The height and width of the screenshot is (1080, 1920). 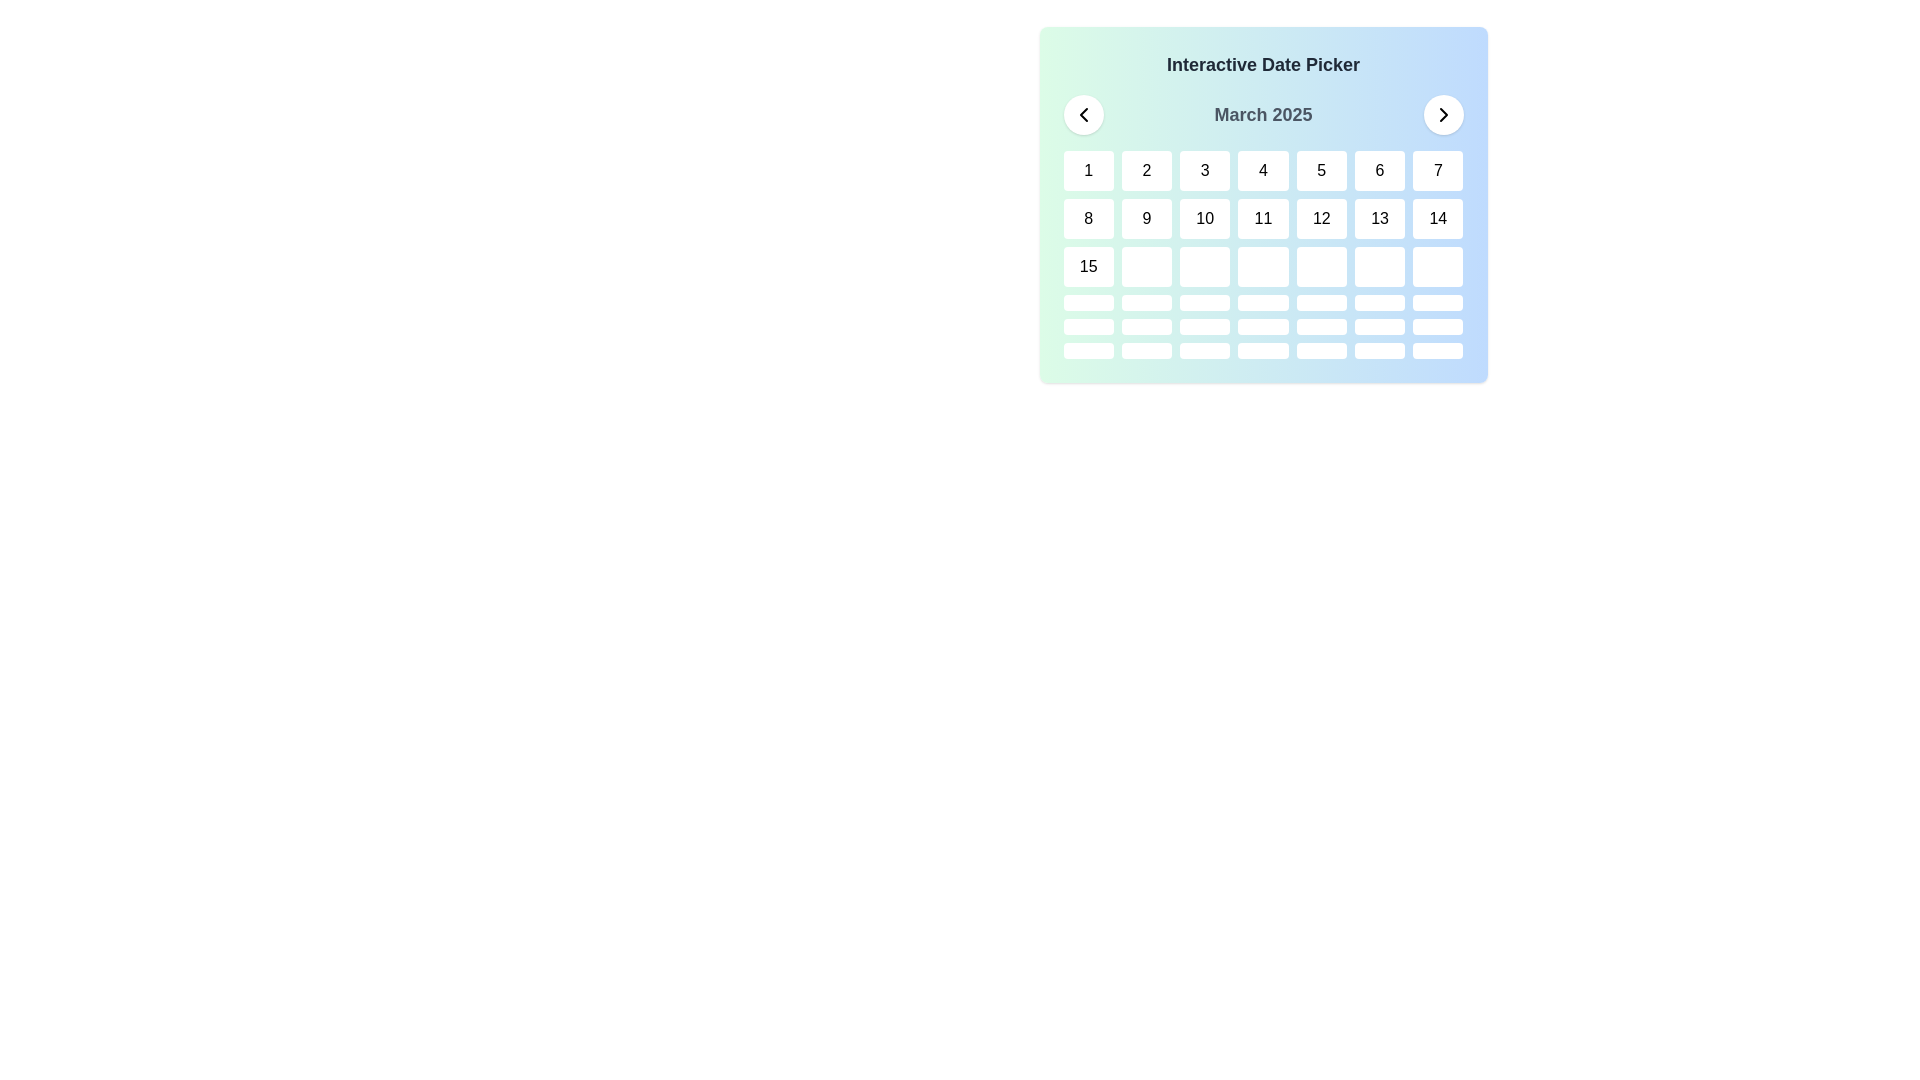 I want to click on the clickable selectable cell located in the fifth column of the fourth row of the interactive calendar grid, so click(x=1321, y=303).